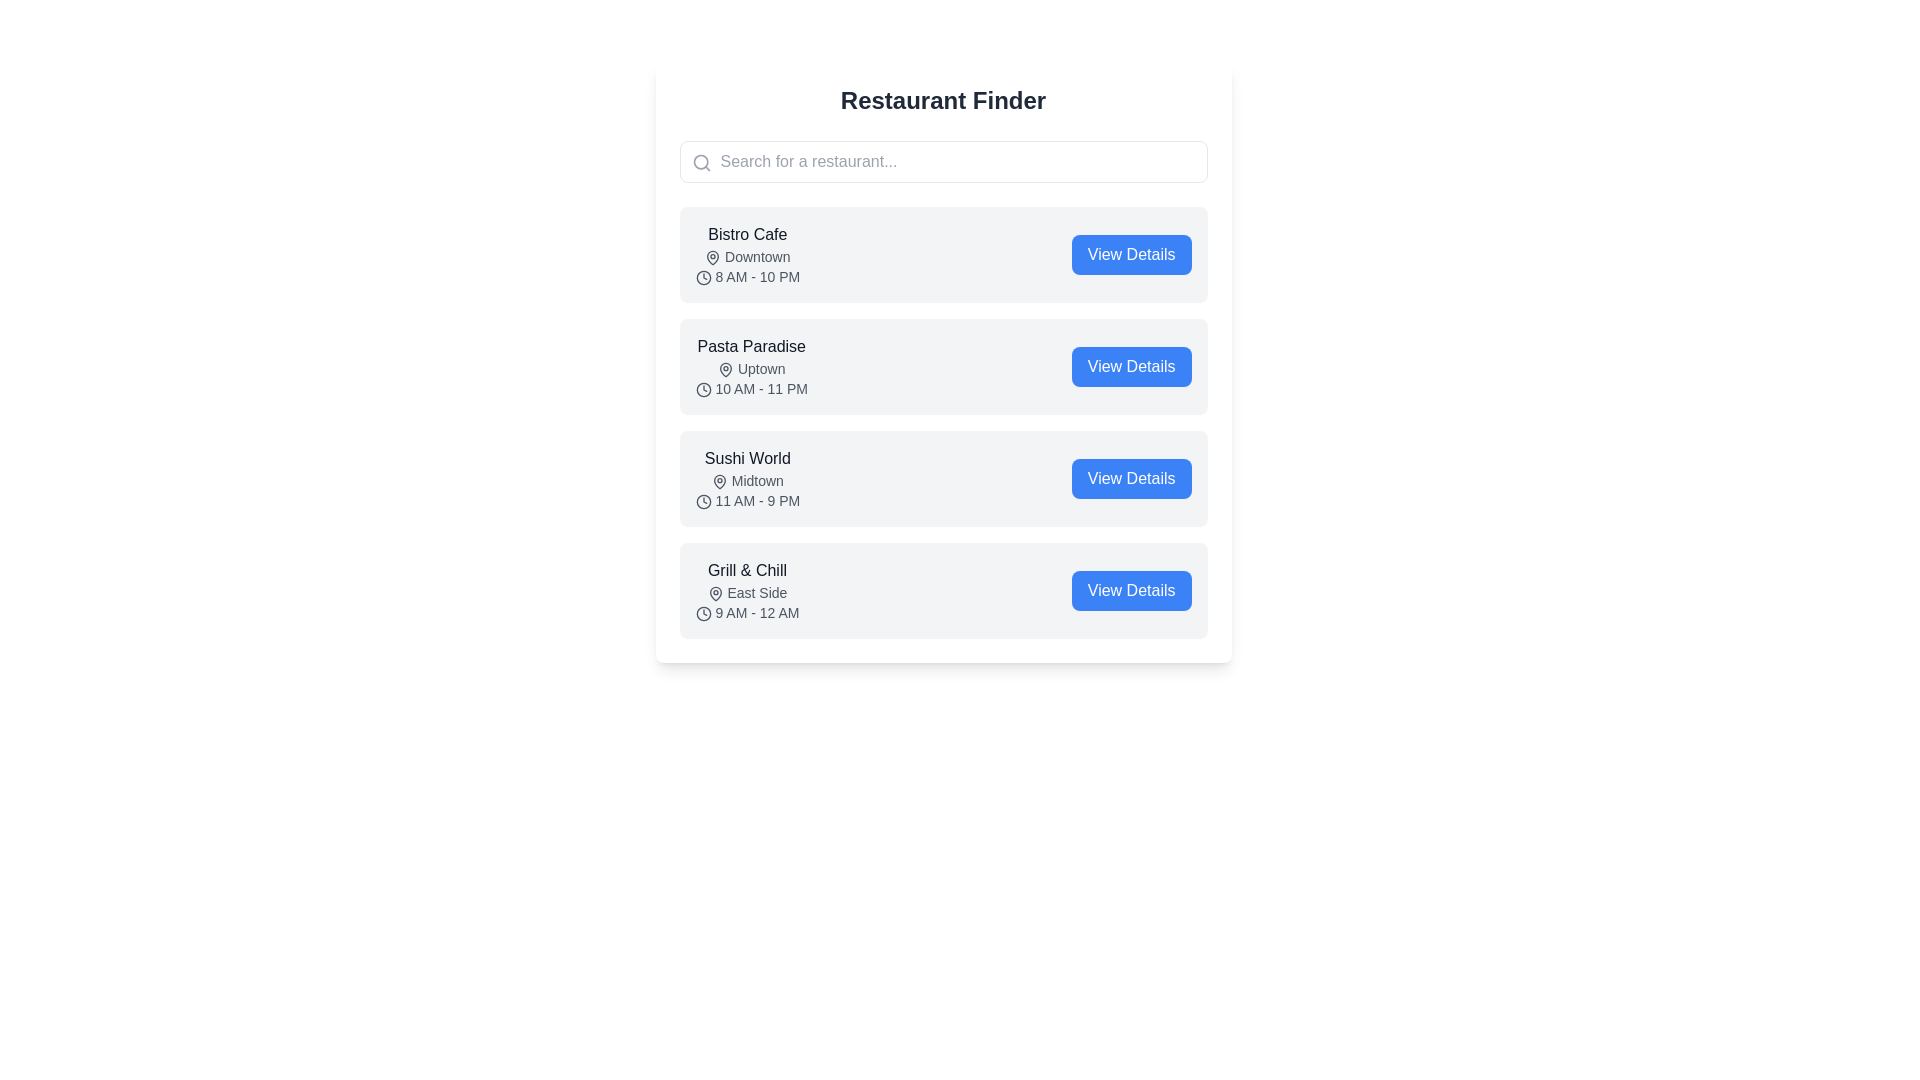  What do you see at coordinates (703, 278) in the screenshot?
I see `the clock icon representing the operating hours of the Bistro Cafe, located to the left of the text '8 AM - 10 PM'` at bounding box center [703, 278].